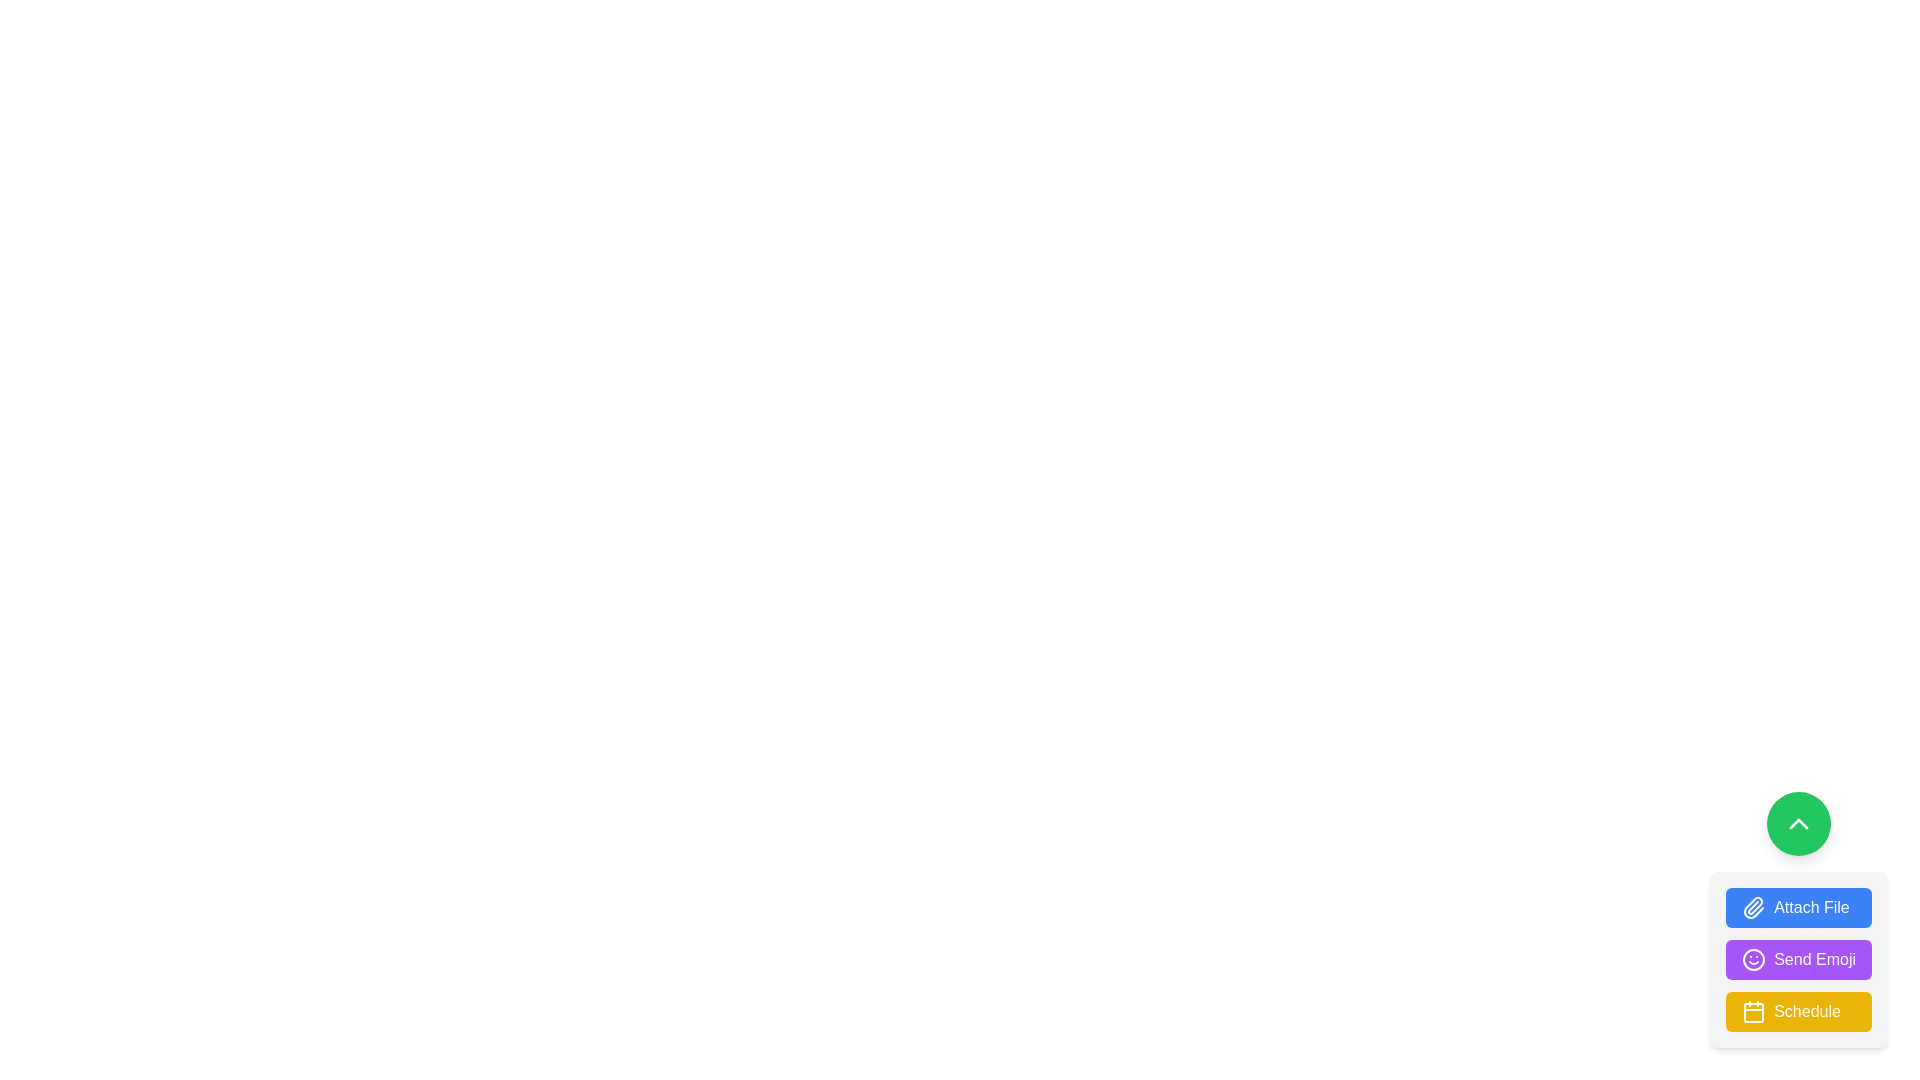  I want to click on the blue 'Attach File' button with a paperclip icon located at the bottom right corner of the interface, so click(1799, 920).